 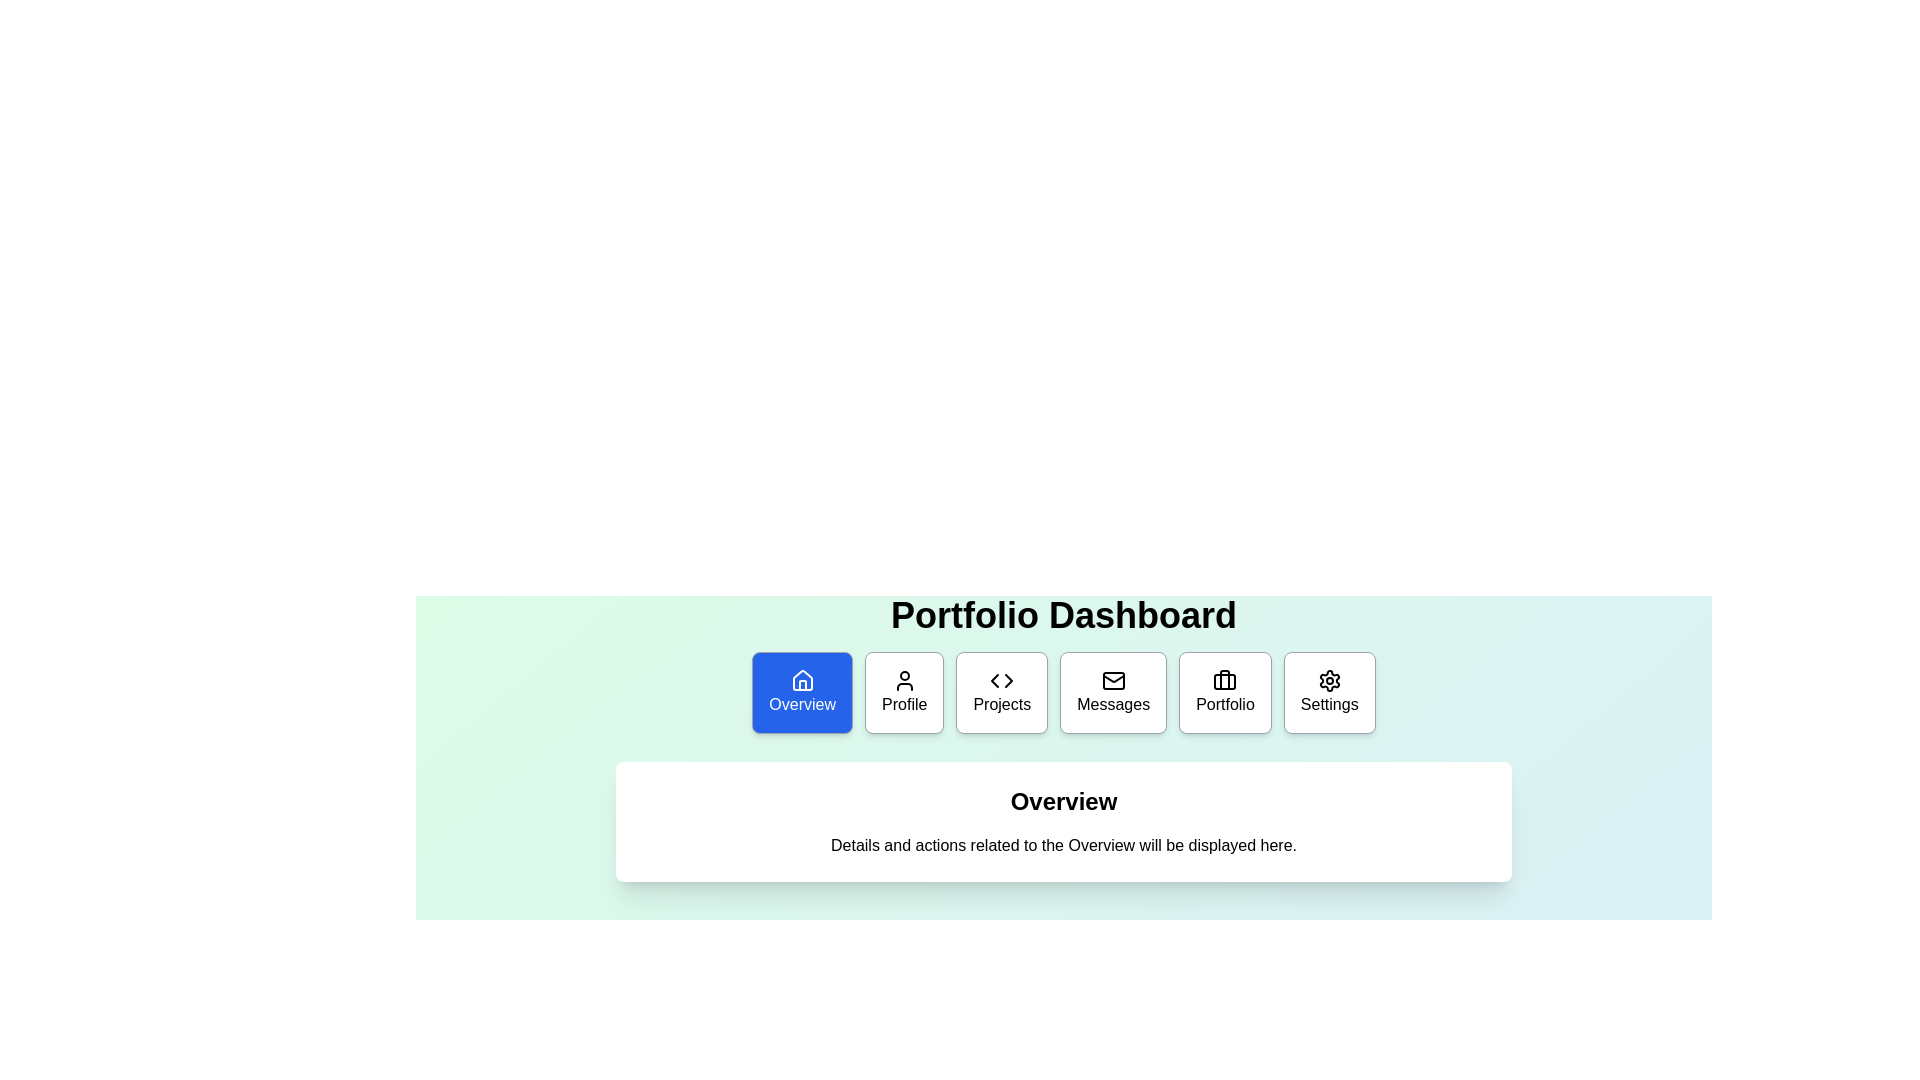 What do you see at coordinates (802, 692) in the screenshot?
I see `the 'Overview' button, which is styled with a blue background and white text, located in the horizontal navigation bar to the left of other buttons like 'Profile', 'Projects', 'Messages', 'Portfolio', and 'Settings'` at bounding box center [802, 692].